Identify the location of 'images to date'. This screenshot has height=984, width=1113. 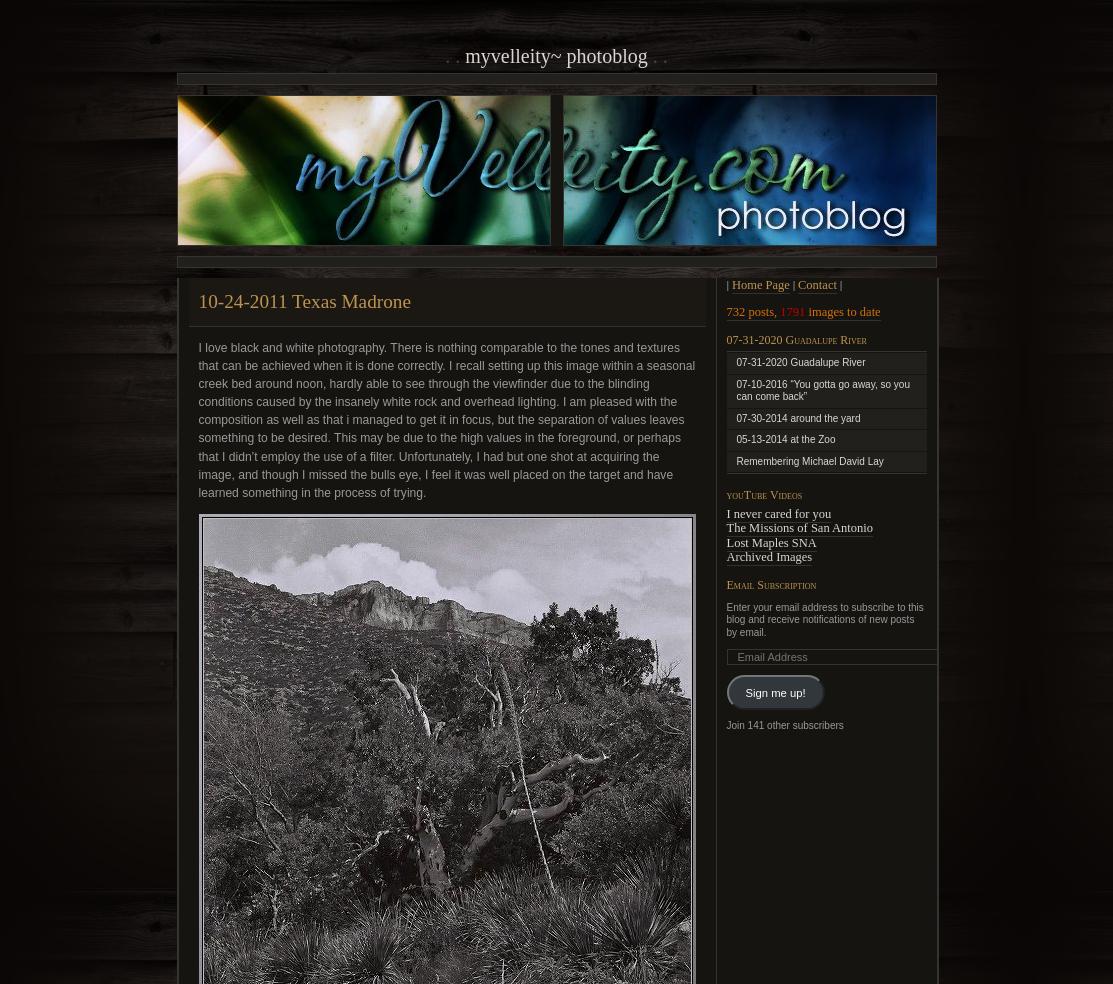
(842, 310).